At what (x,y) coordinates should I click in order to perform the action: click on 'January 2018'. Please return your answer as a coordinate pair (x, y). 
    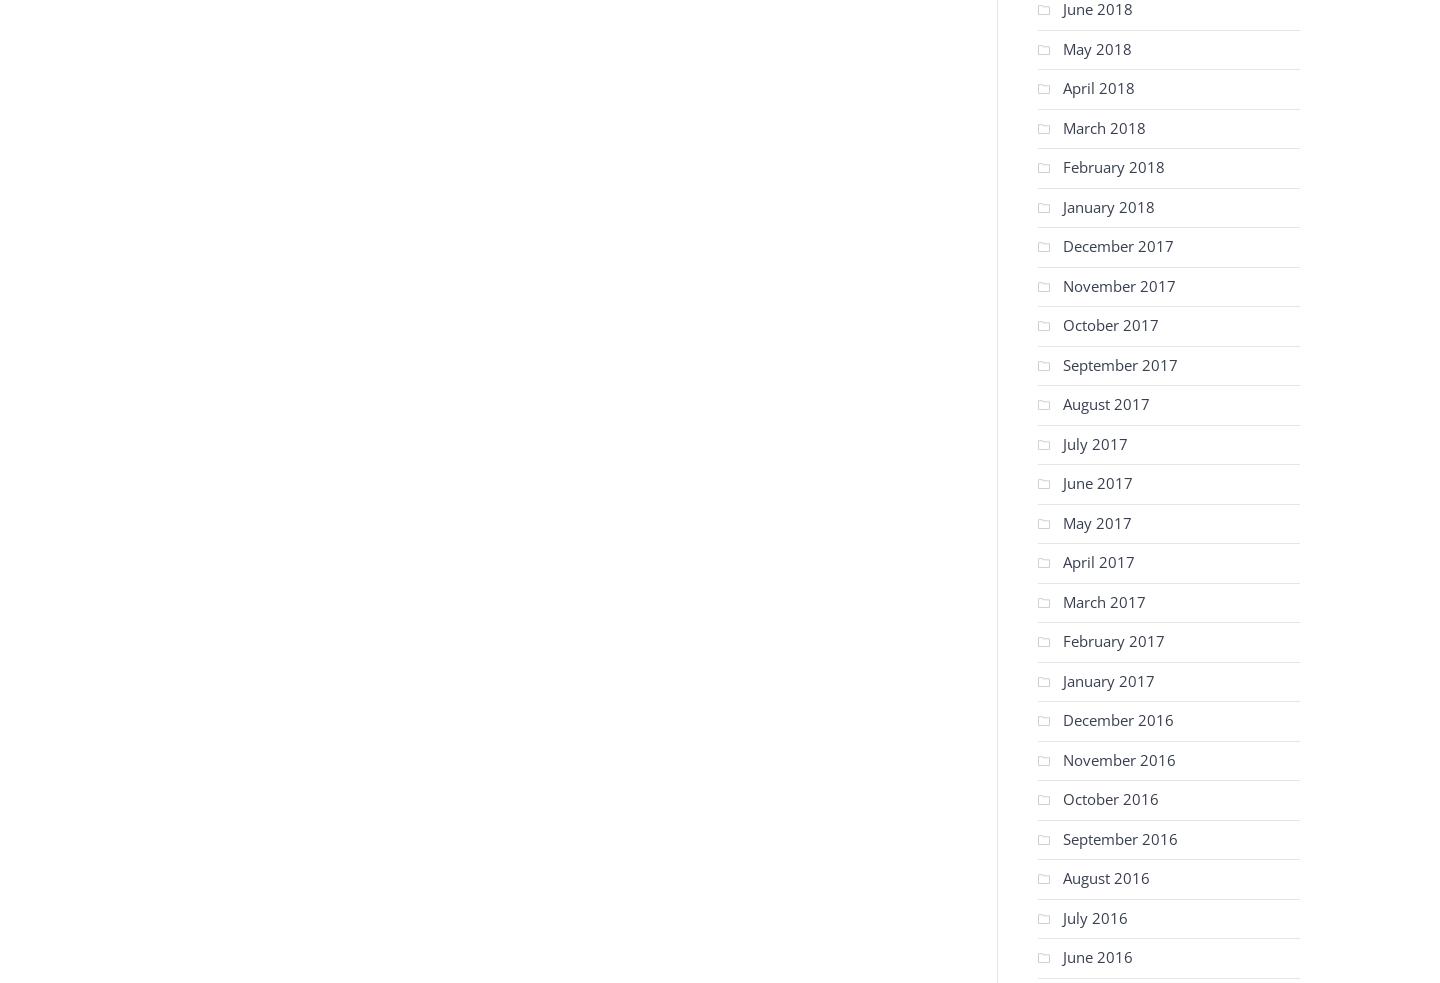
    Looking at the image, I should click on (1107, 206).